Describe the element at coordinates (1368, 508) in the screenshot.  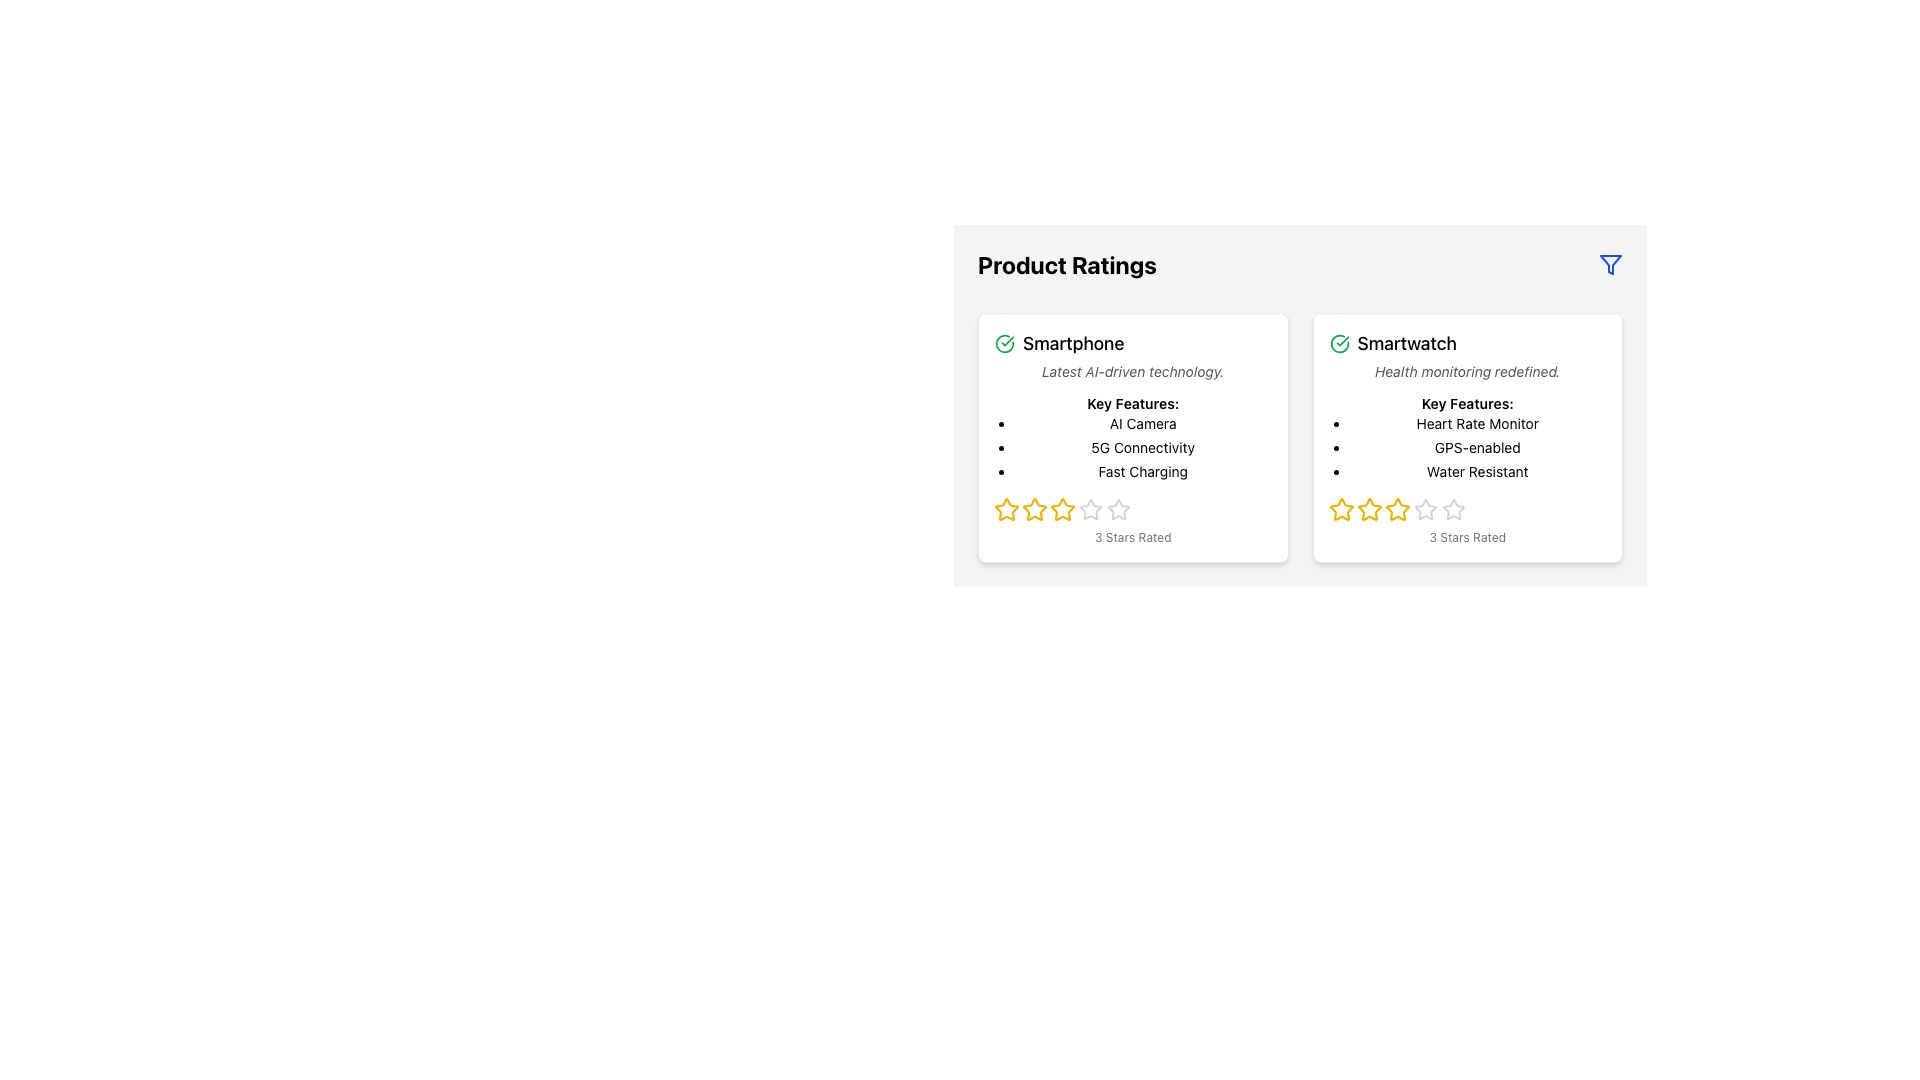
I see `the second star-shaped icon with a yellow outline in the rating section of the 'Smartwatch' card, which is the second star from the left among five stars` at that location.